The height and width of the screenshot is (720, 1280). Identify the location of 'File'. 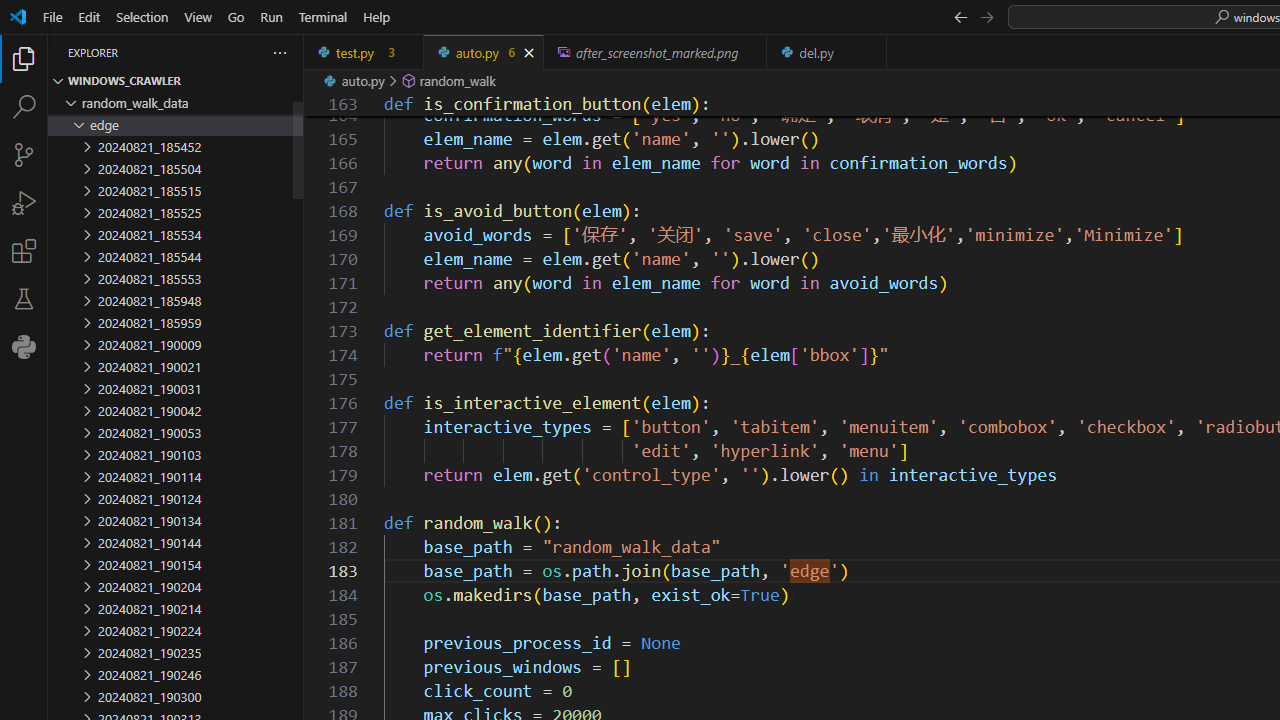
(52, 16).